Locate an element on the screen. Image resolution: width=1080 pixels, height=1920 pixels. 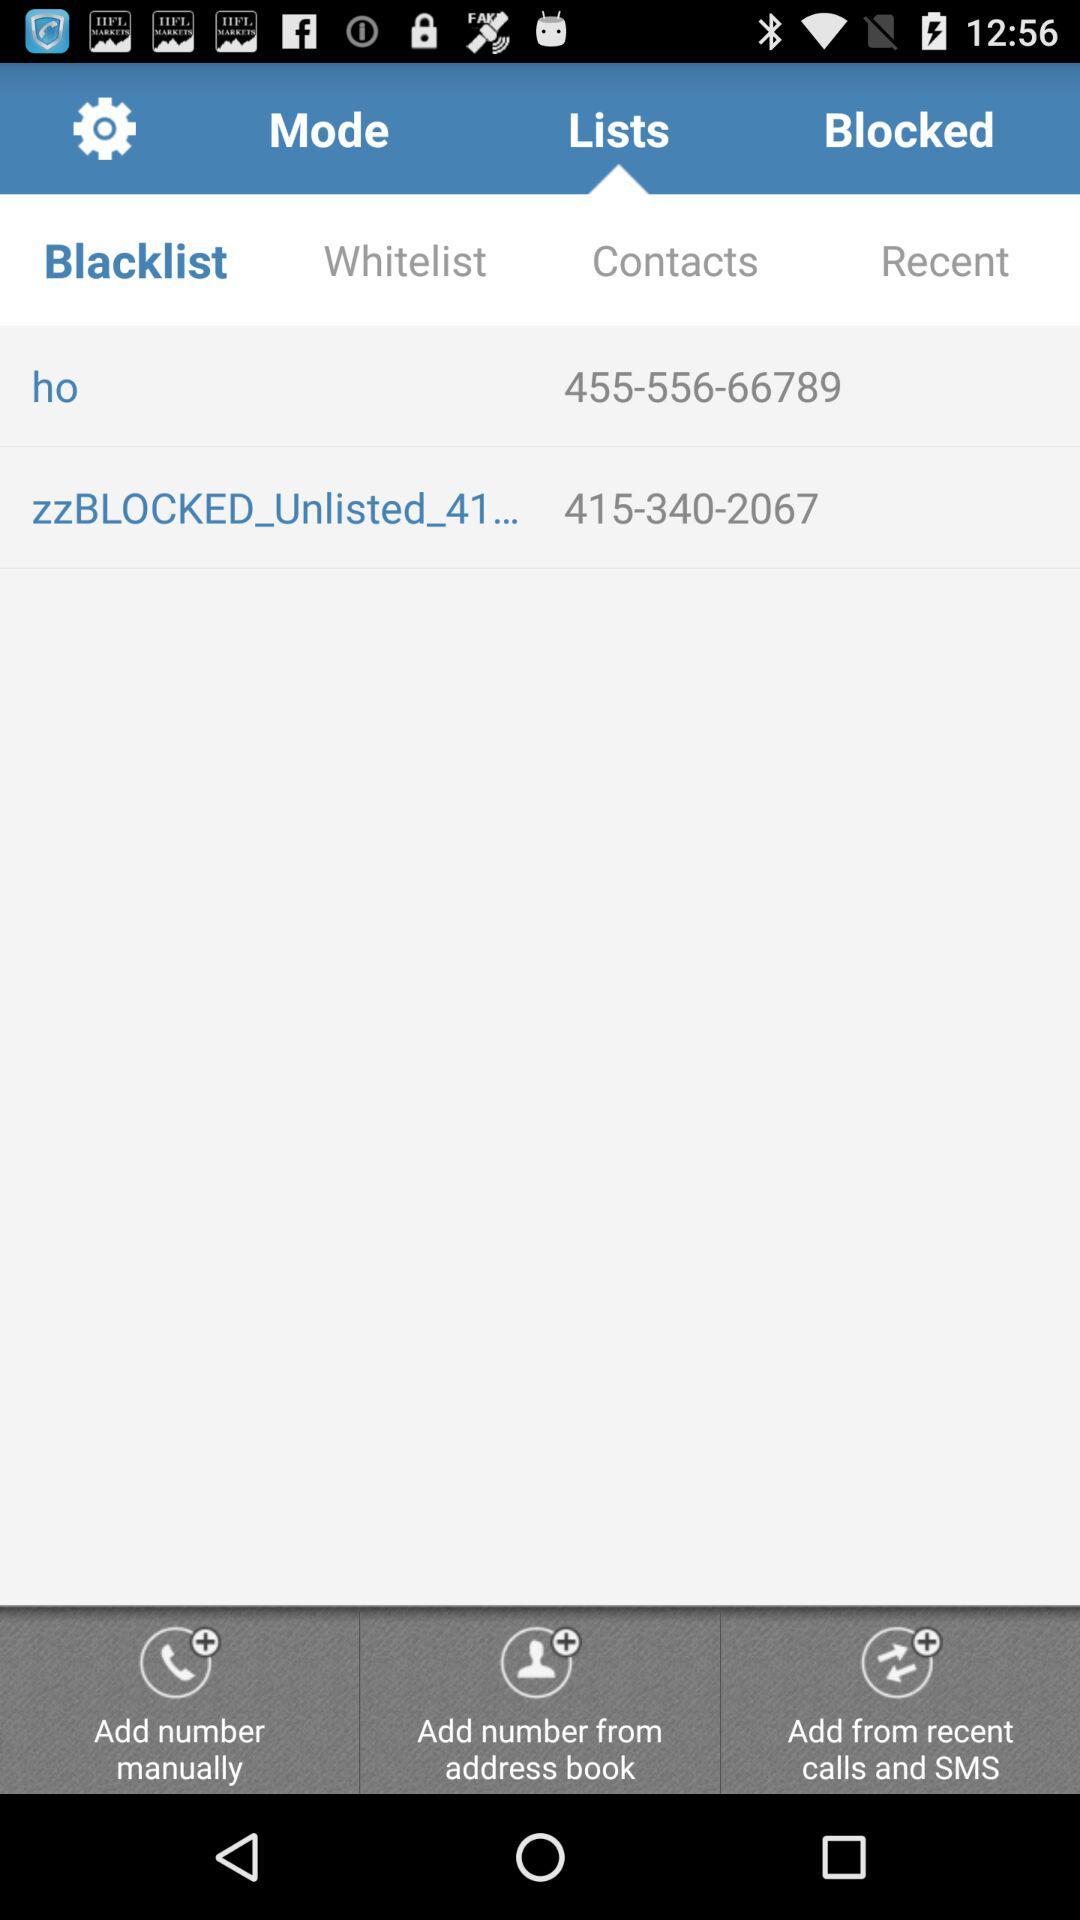
the item to the left of whitelist item is located at coordinates (135, 258).